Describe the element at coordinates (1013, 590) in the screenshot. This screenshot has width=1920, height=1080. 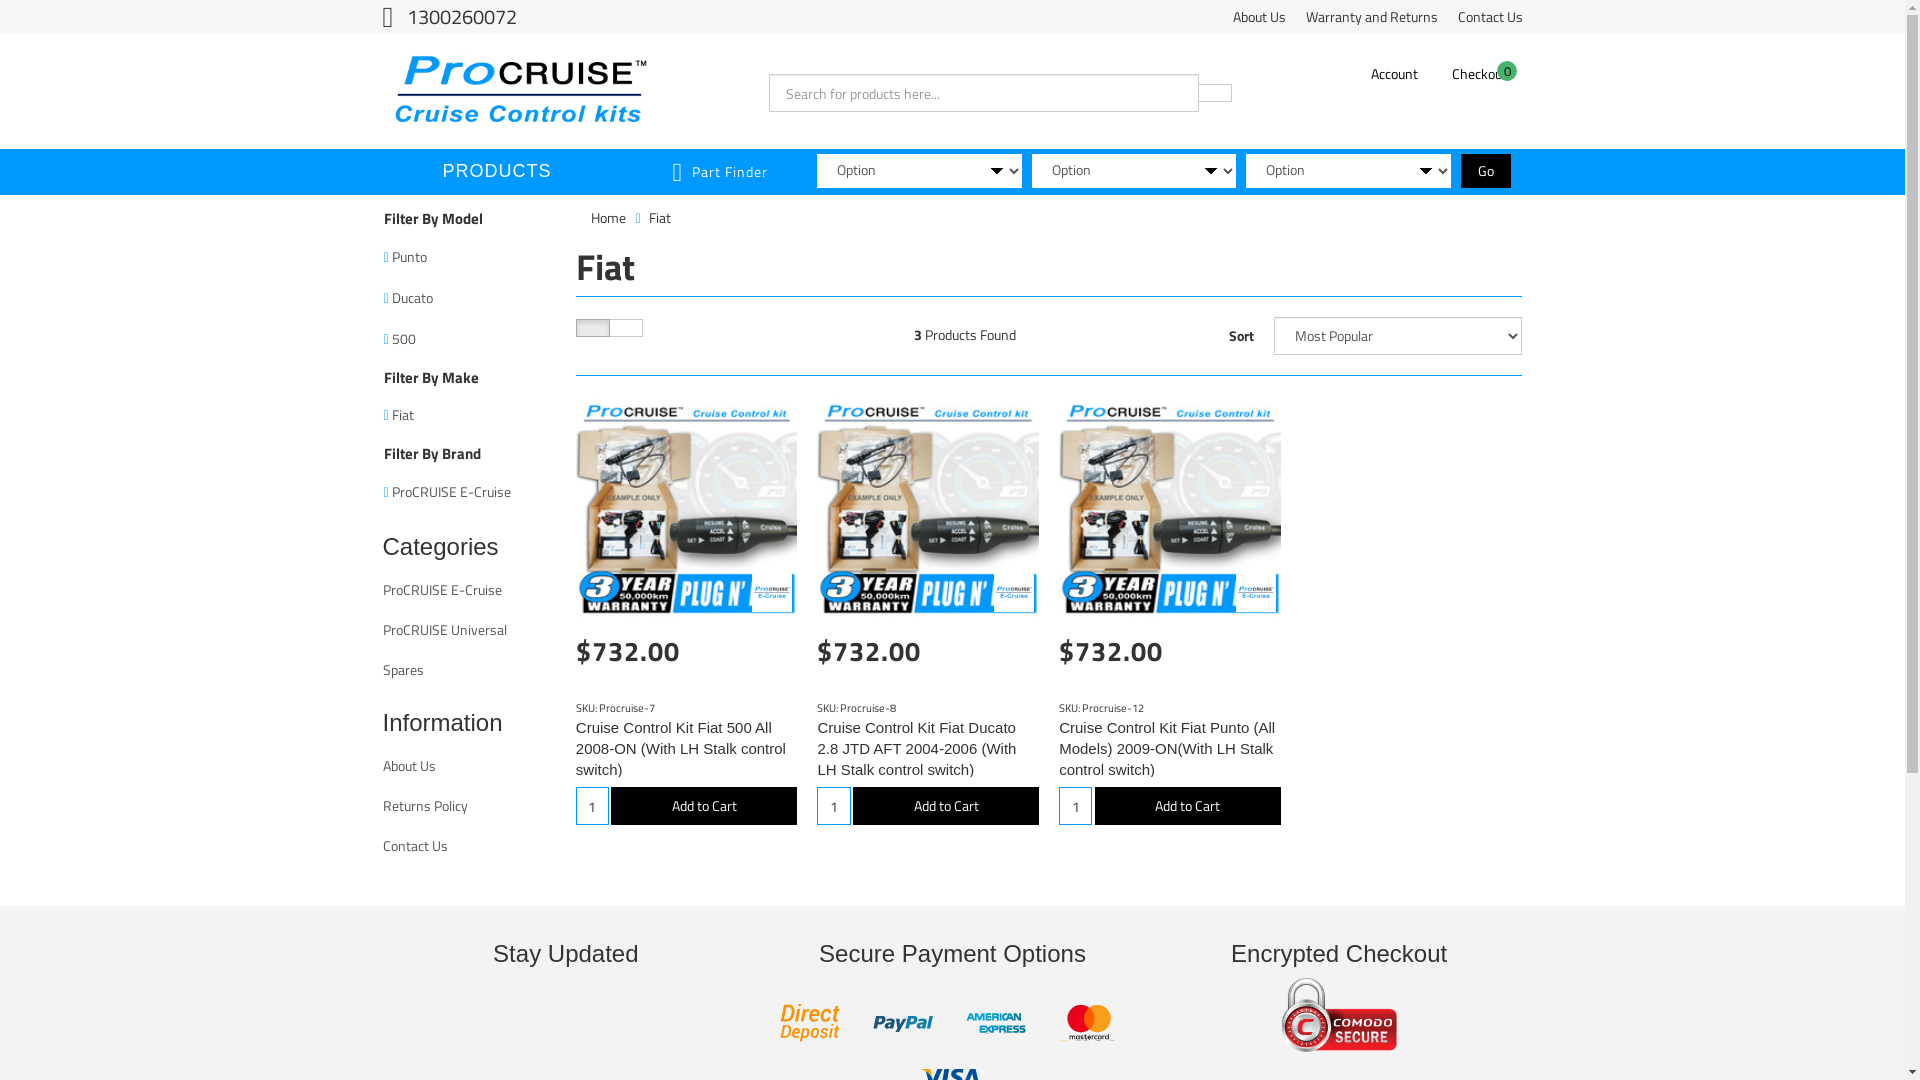
I see `'ProCRUISE E-Cruise'` at that location.